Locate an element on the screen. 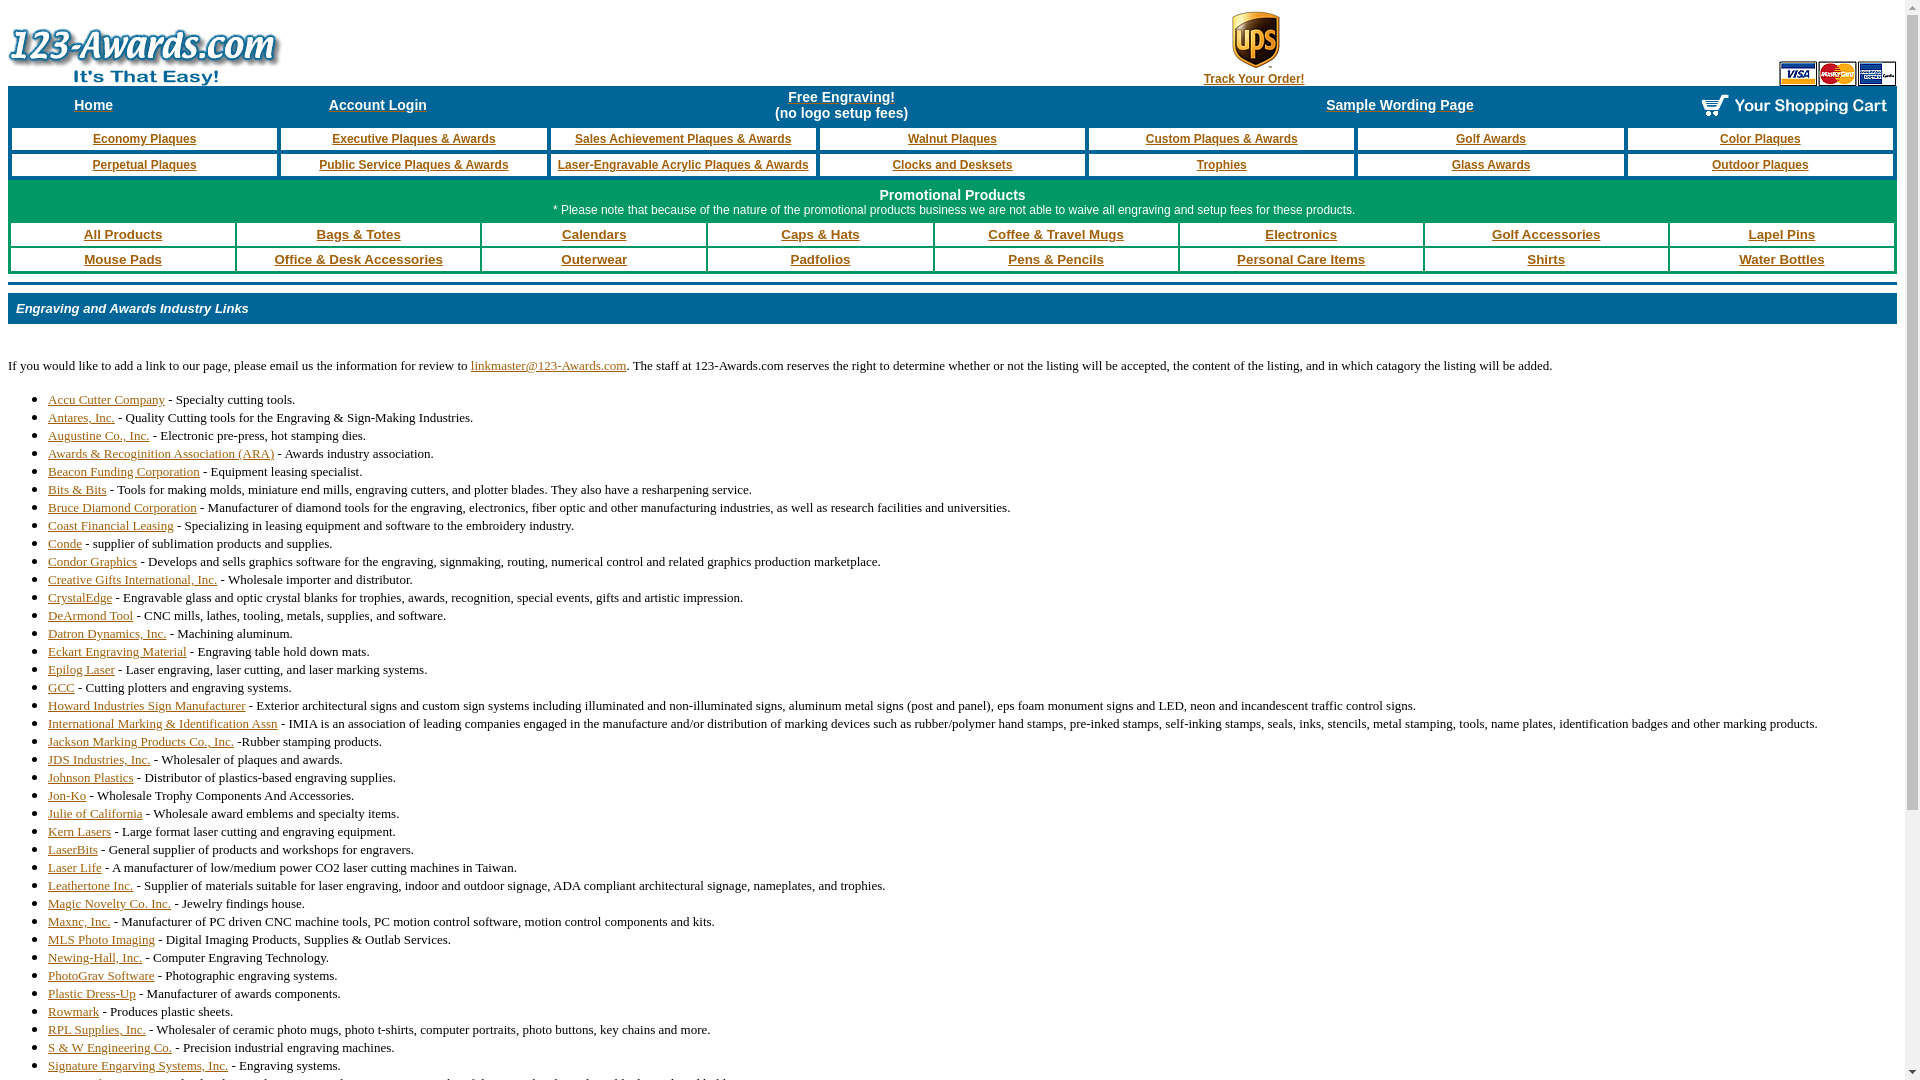  'Laser-Engravable Acrylic Plaques & Awards' is located at coordinates (683, 164).